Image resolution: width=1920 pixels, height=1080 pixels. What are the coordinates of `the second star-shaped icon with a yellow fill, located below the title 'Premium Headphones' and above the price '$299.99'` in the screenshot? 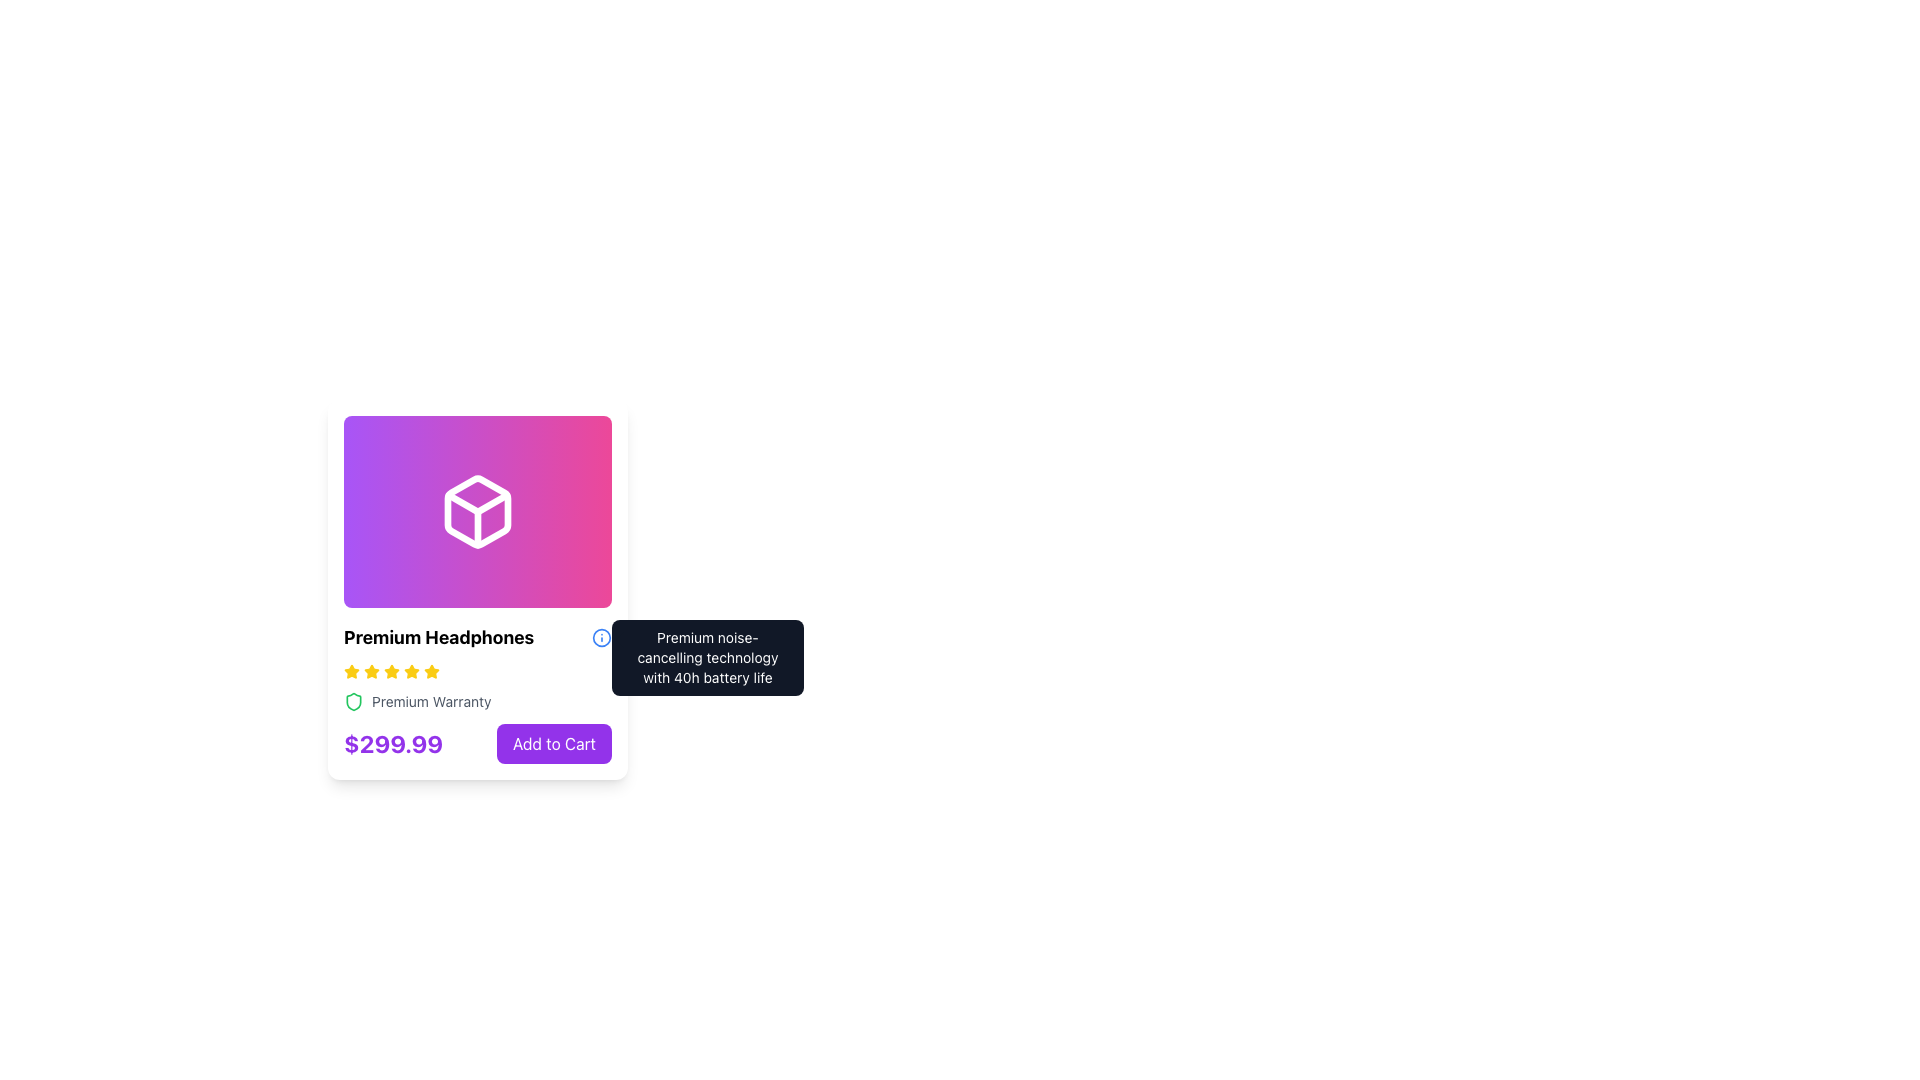 It's located at (372, 671).